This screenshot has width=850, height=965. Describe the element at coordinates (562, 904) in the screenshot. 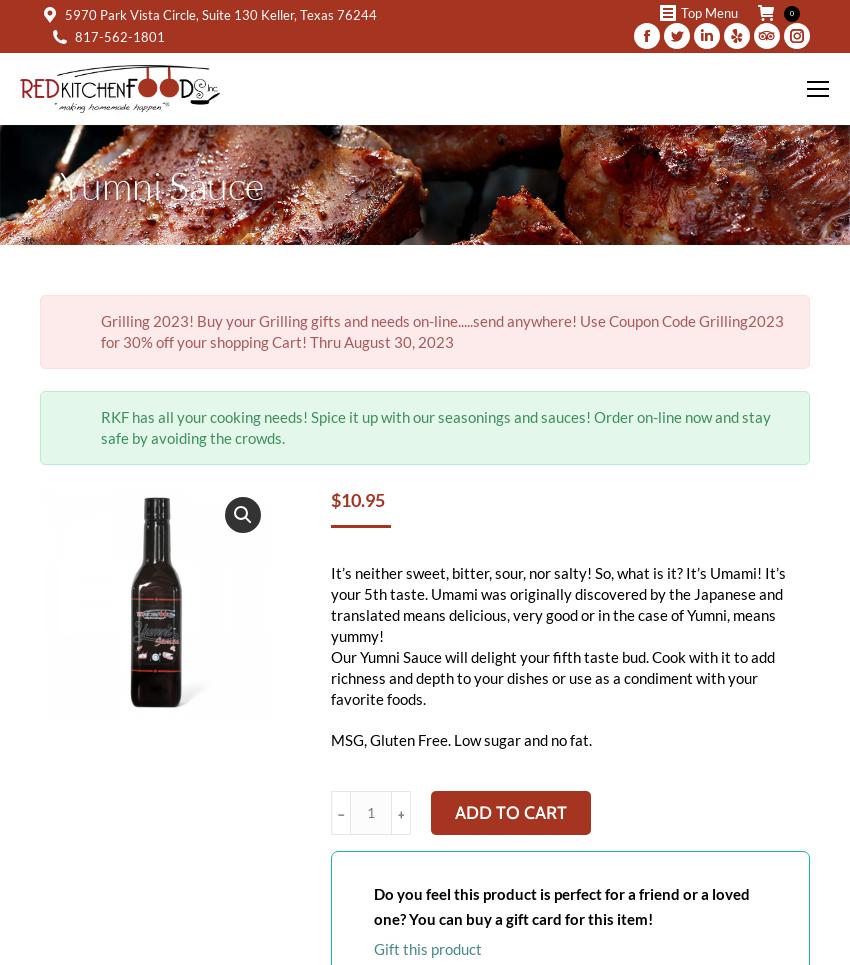

I see `'Do you feel this product is perfect for a friend or a loved one? You can buy a gift card for this item!'` at that location.